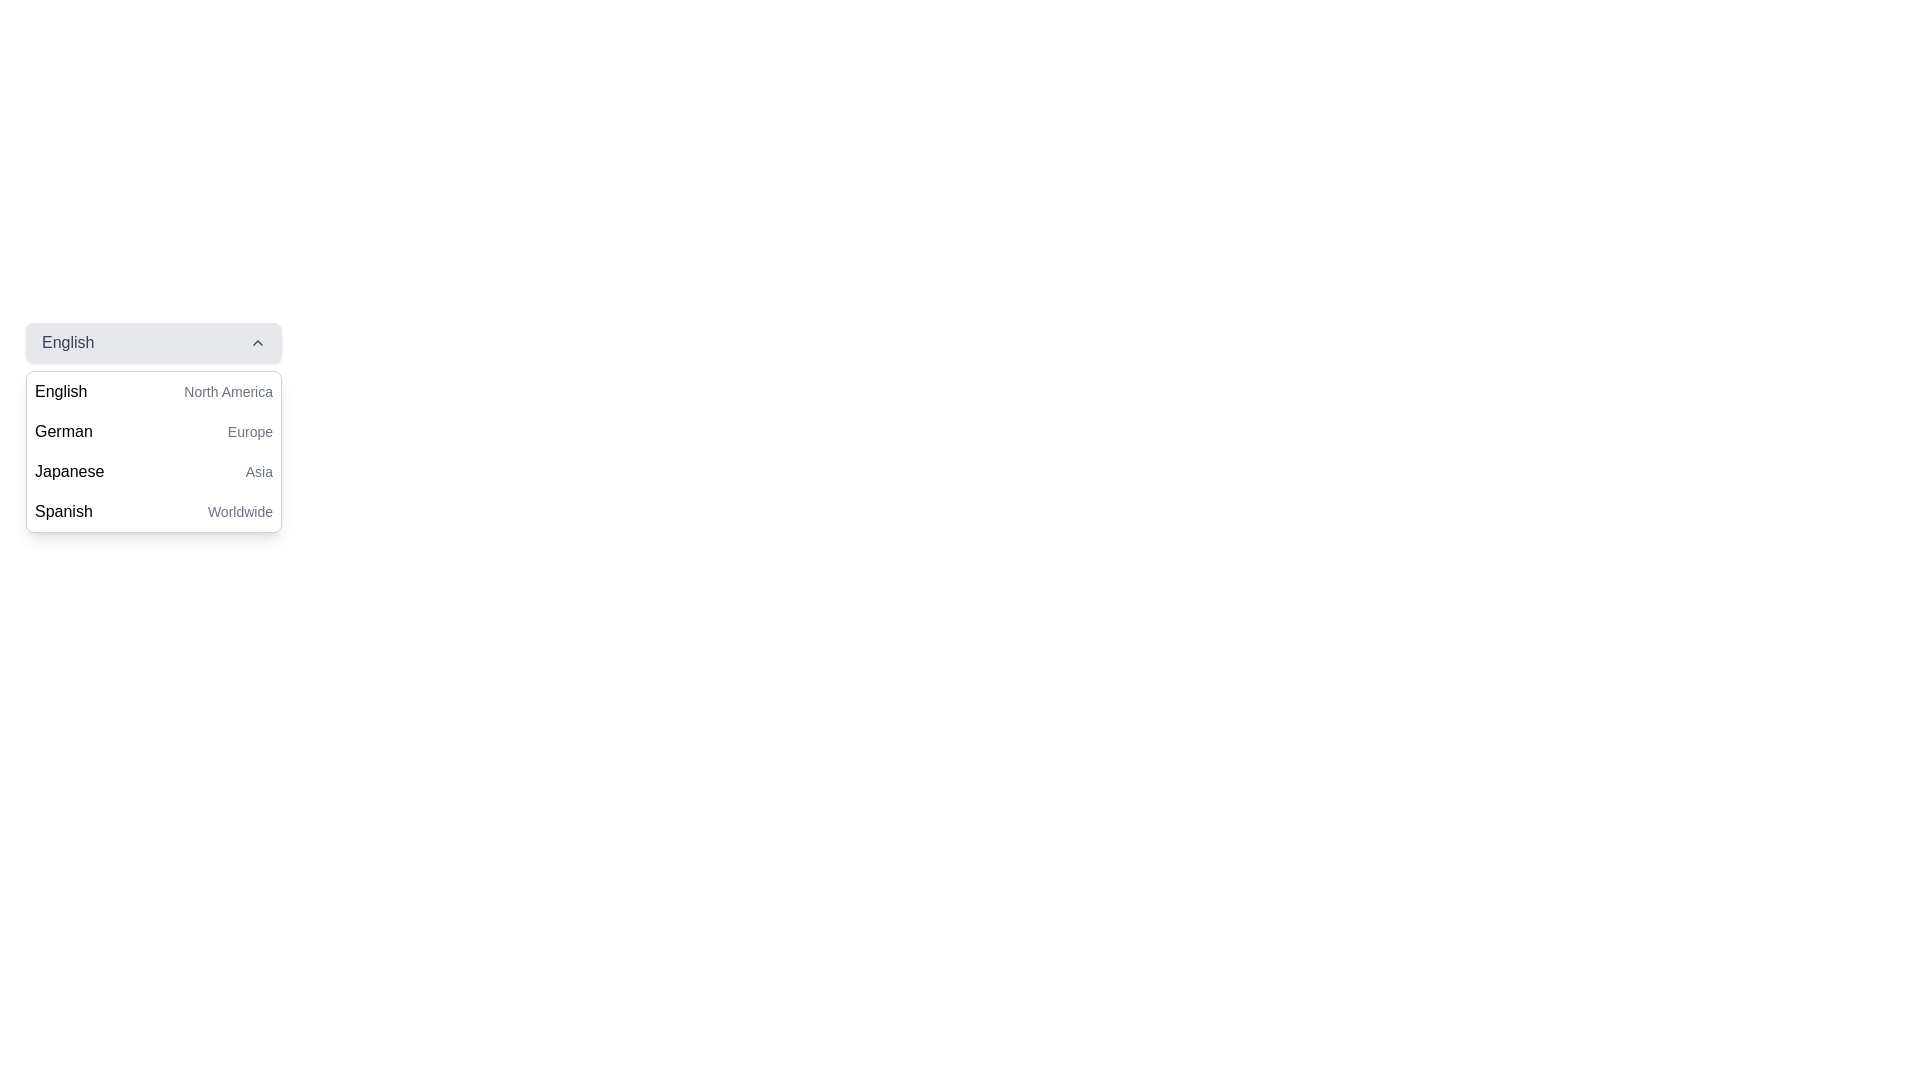  Describe the element at coordinates (152, 342) in the screenshot. I see `the dropdown menu that allows users to select their preferred language, currently set to 'English', to interact with it` at that location.